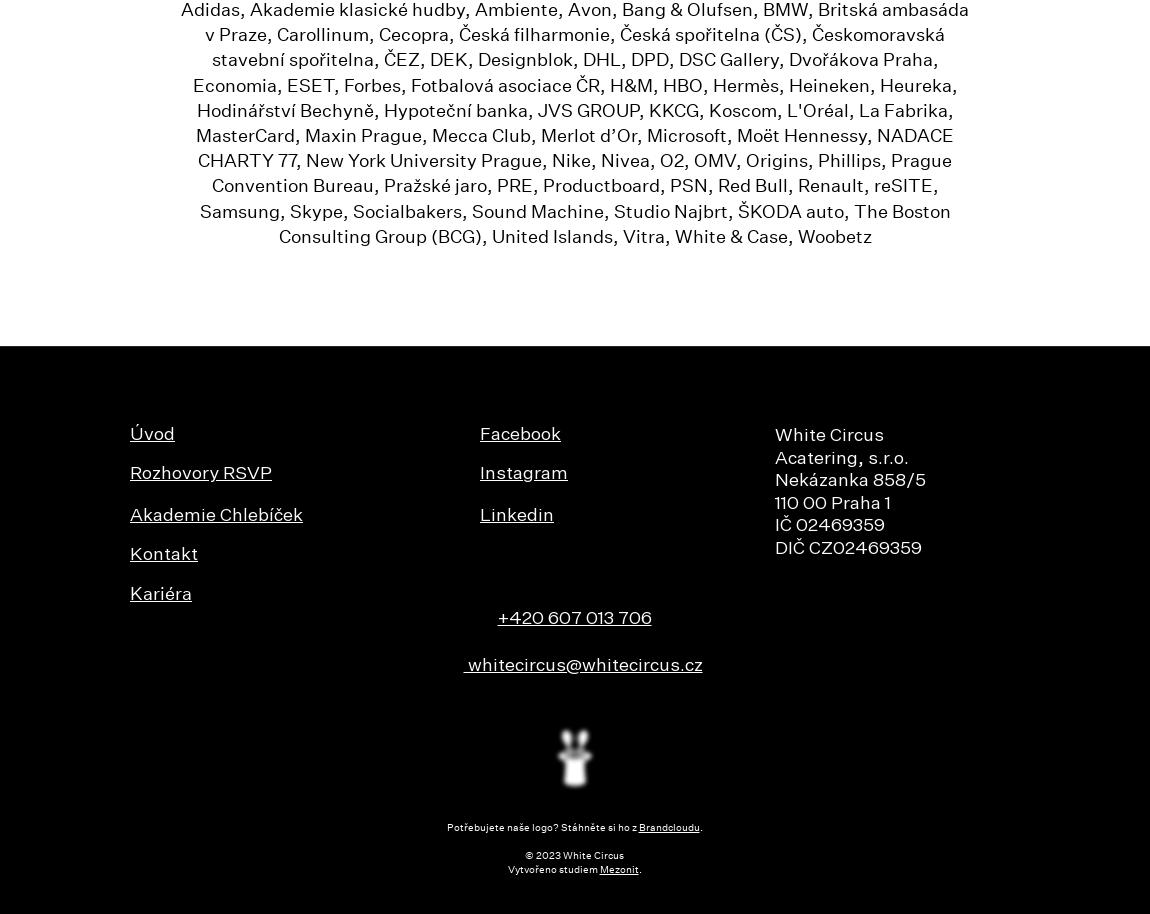 This screenshot has height=914, width=1150. Describe the element at coordinates (773, 525) in the screenshot. I see `'IČ 02469359'` at that location.